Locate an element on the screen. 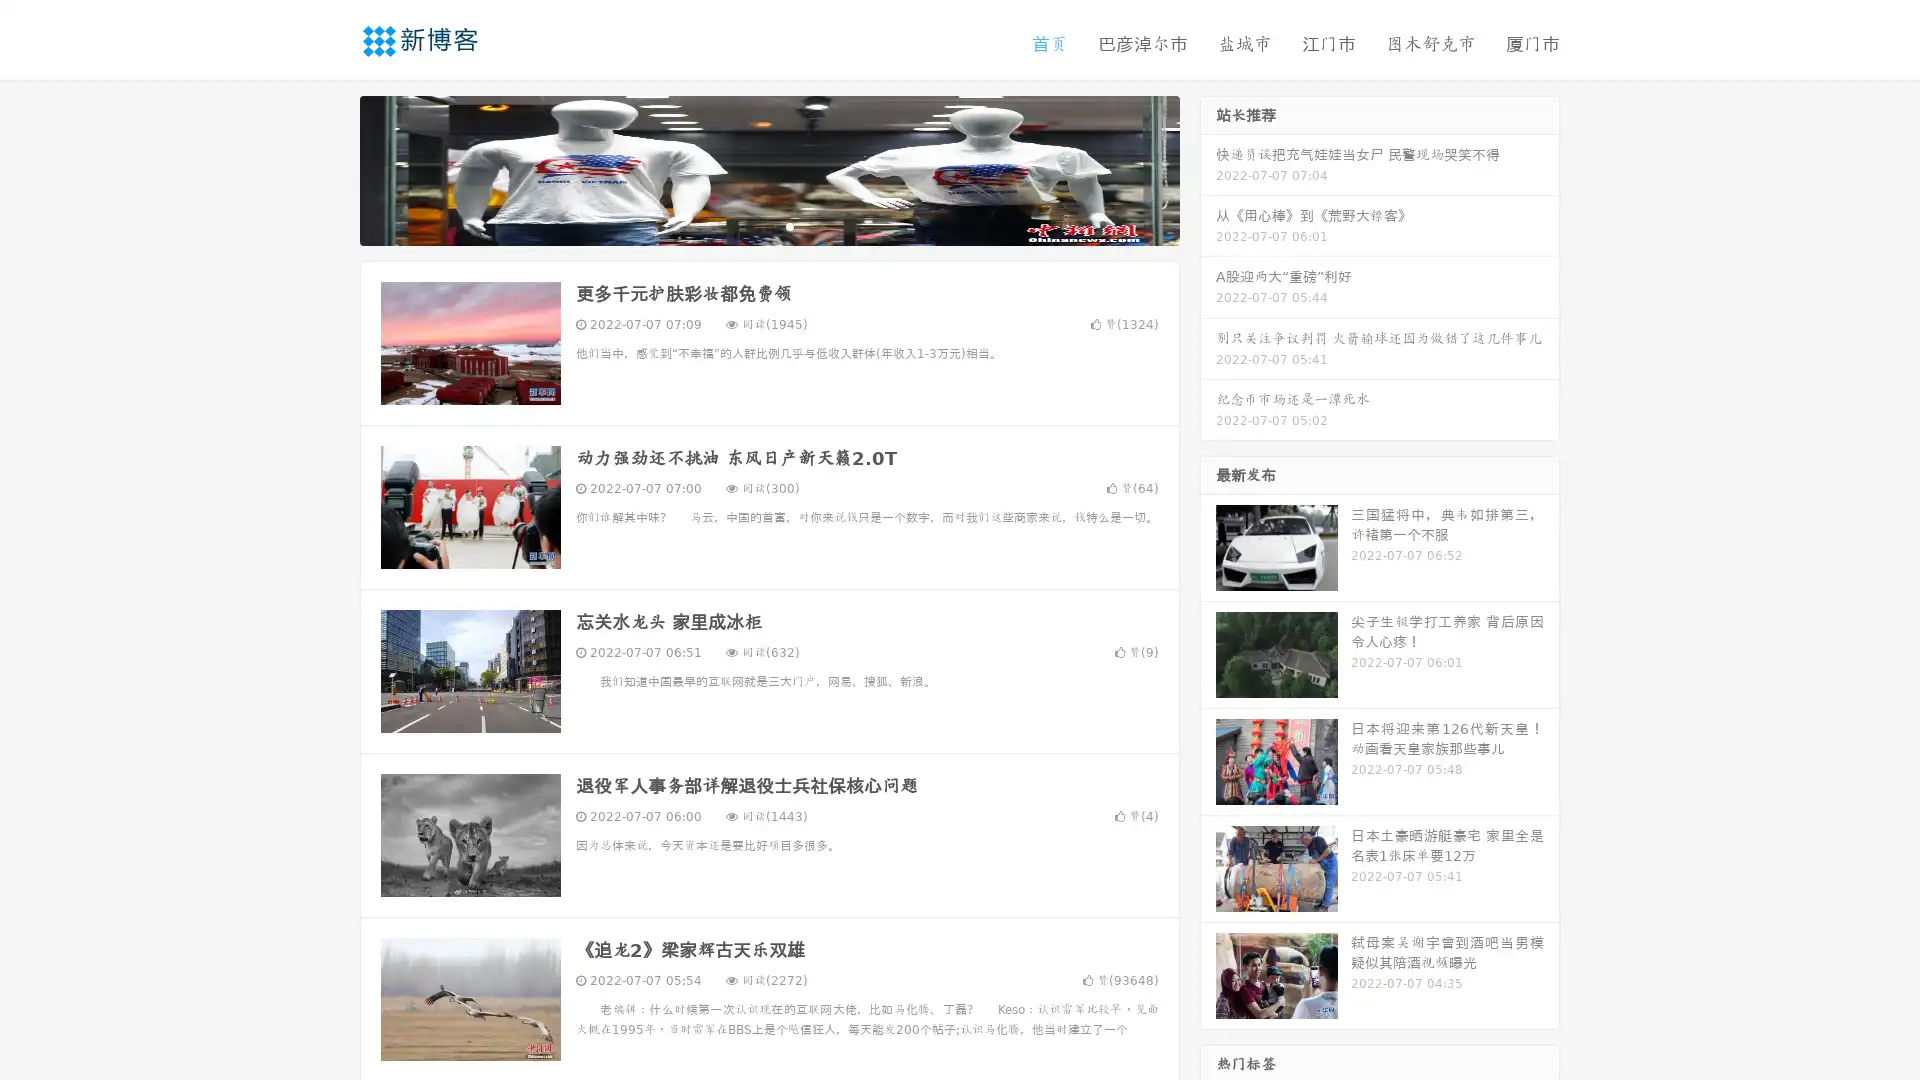 Image resolution: width=1920 pixels, height=1080 pixels. Go to slide 3 is located at coordinates (789, 225).